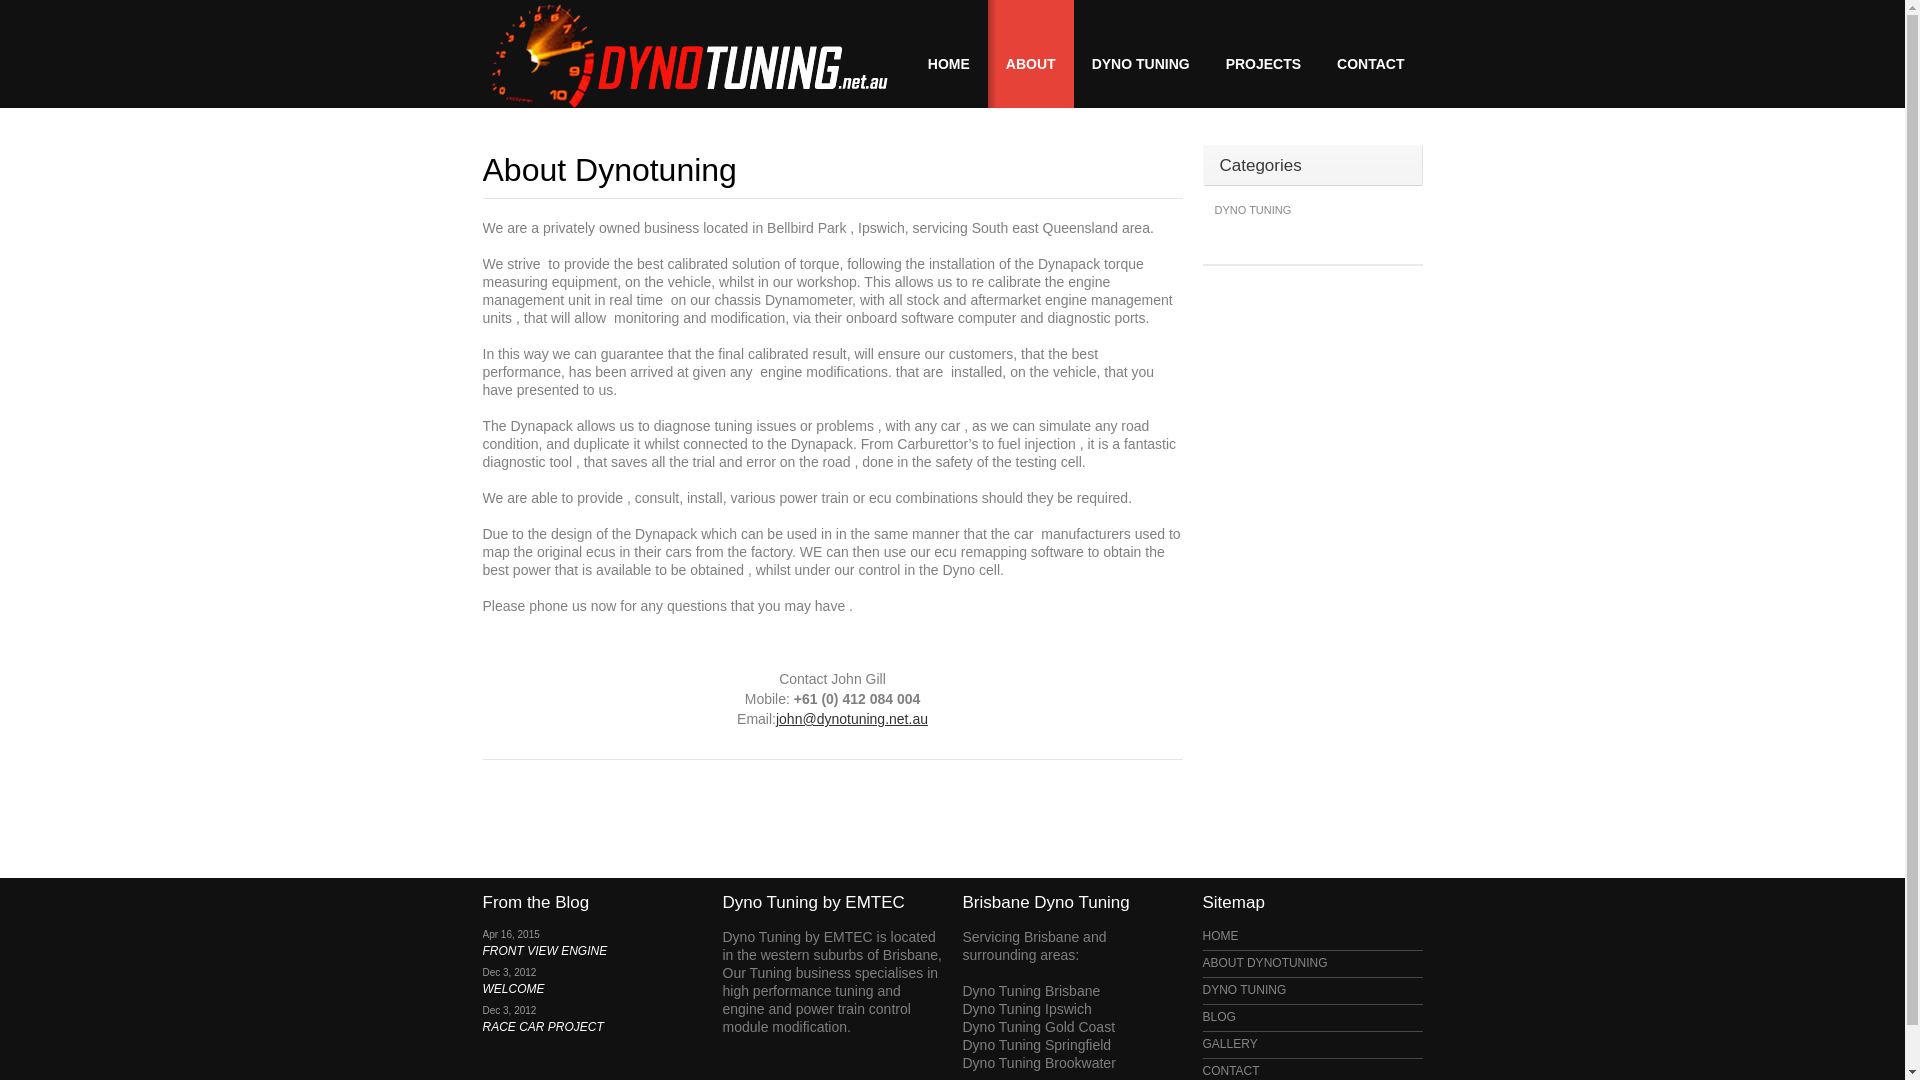 The image size is (1920, 1080). Describe the element at coordinates (1228, 1043) in the screenshot. I see `'GALLERY'` at that location.